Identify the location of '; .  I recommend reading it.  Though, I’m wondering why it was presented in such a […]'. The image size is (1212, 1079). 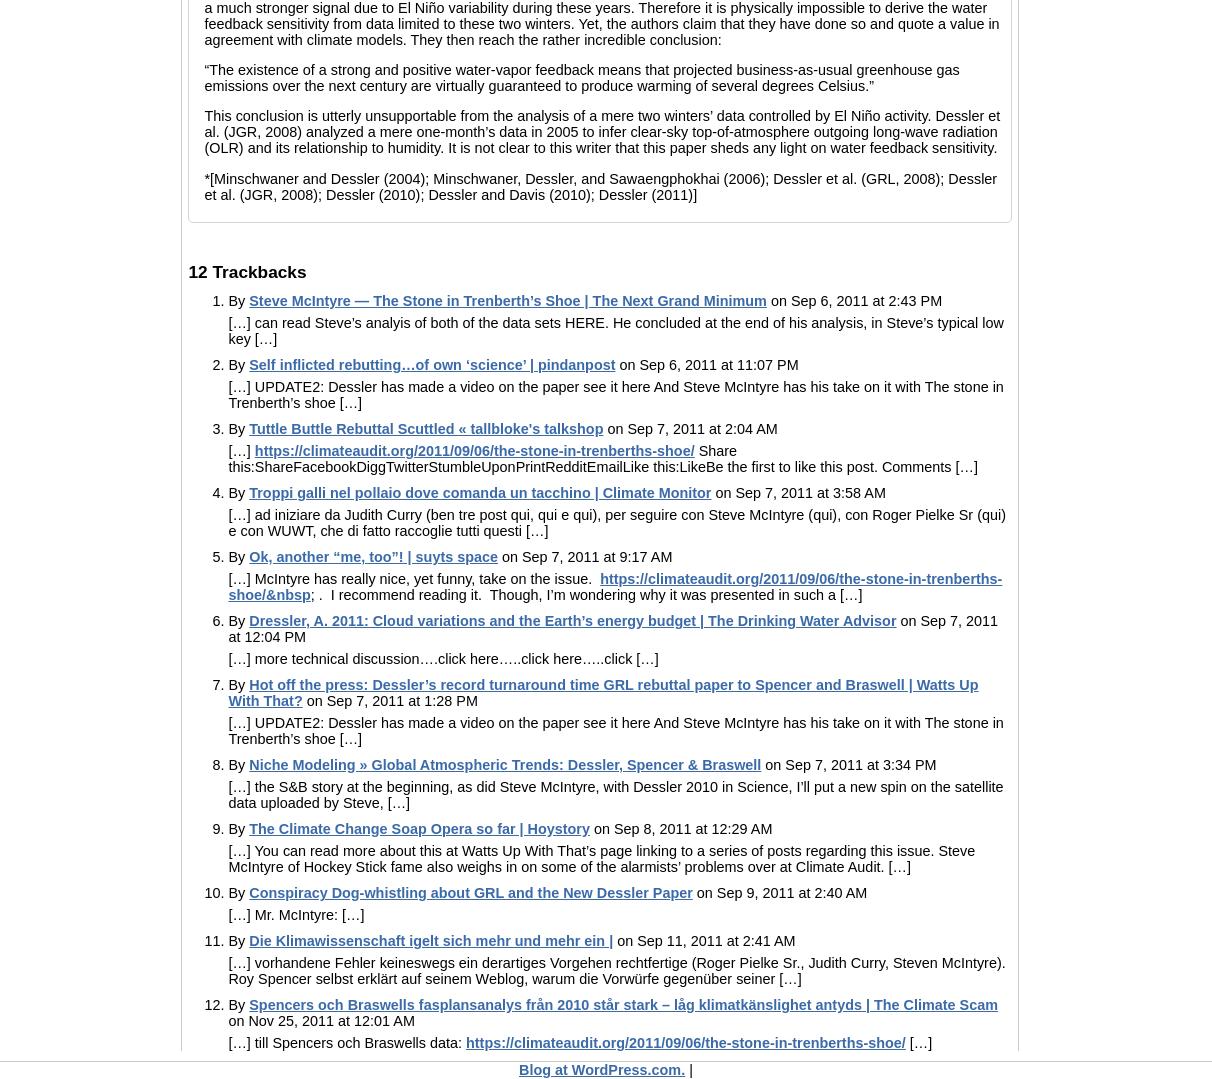
(586, 593).